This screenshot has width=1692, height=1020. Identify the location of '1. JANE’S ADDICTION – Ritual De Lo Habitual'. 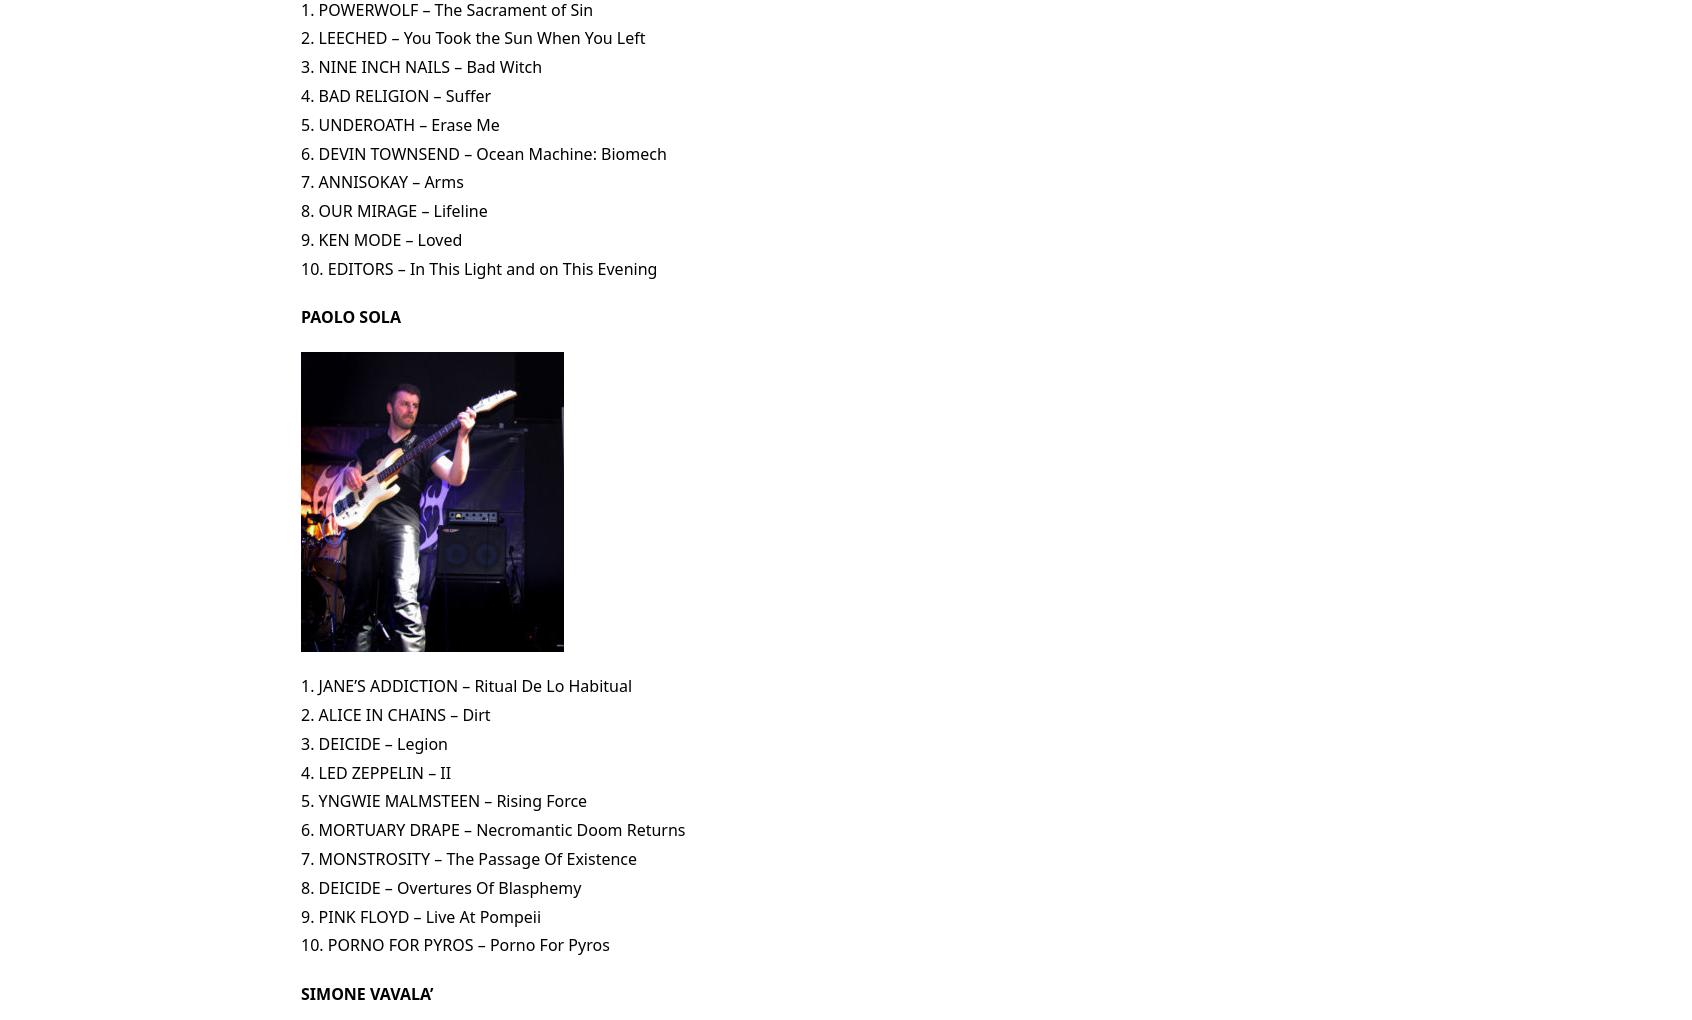
(300, 684).